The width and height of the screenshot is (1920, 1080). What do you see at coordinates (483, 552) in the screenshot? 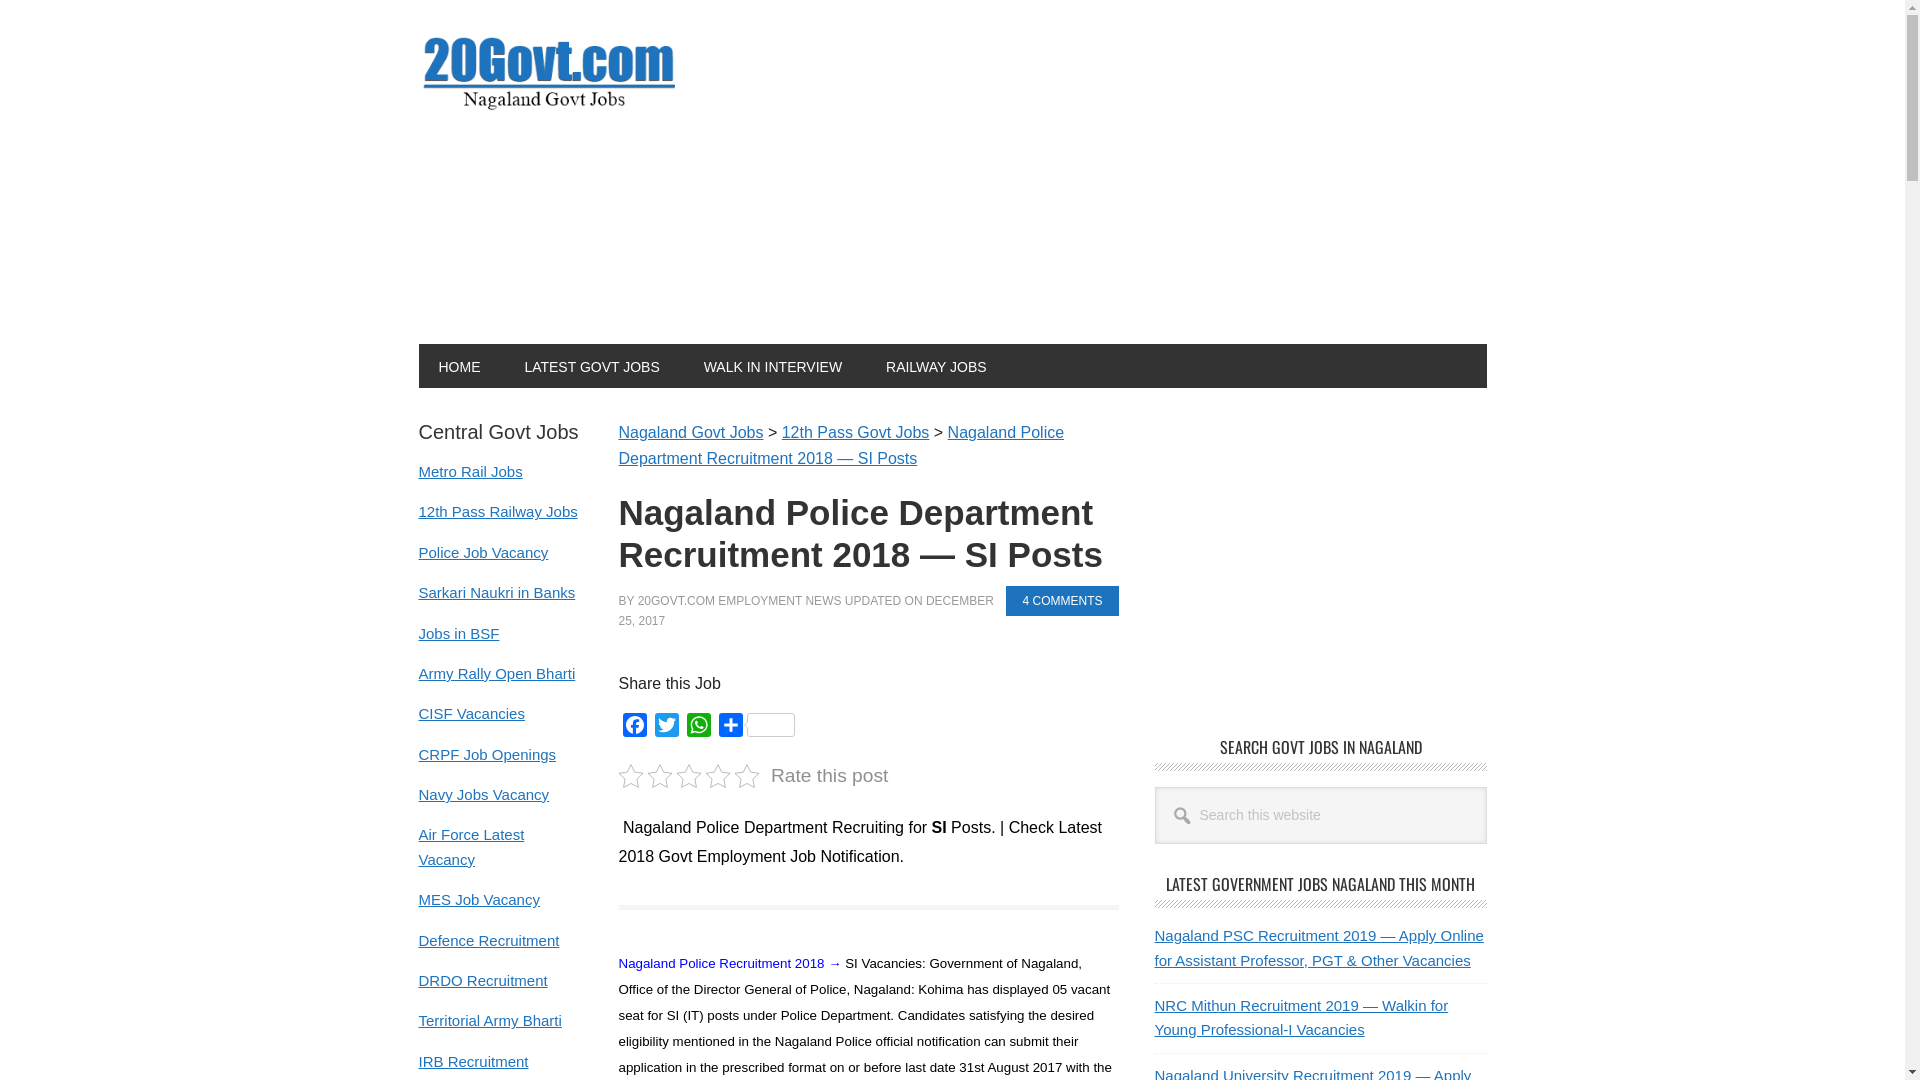
I see `'Police Job Vacancy'` at bounding box center [483, 552].